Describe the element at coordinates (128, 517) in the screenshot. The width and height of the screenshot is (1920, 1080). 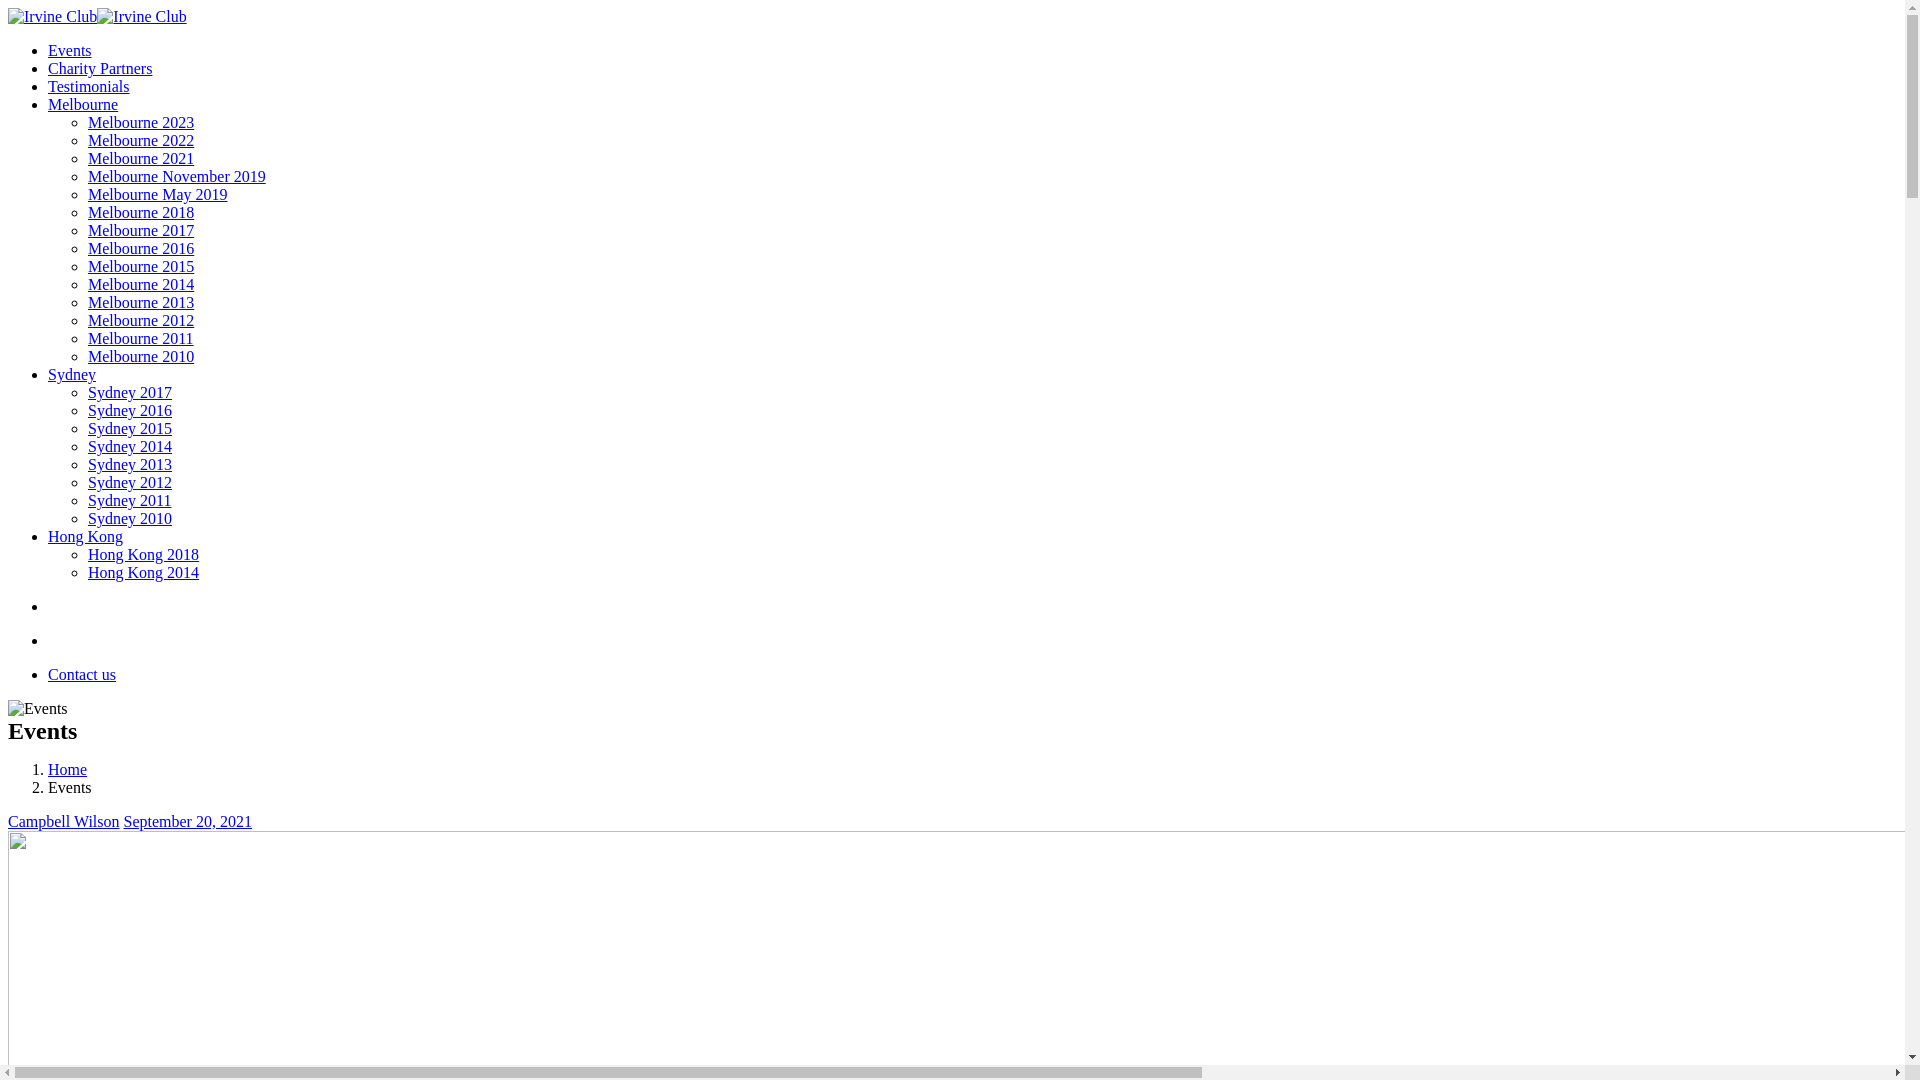
I see `'Sydney 2010'` at that location.